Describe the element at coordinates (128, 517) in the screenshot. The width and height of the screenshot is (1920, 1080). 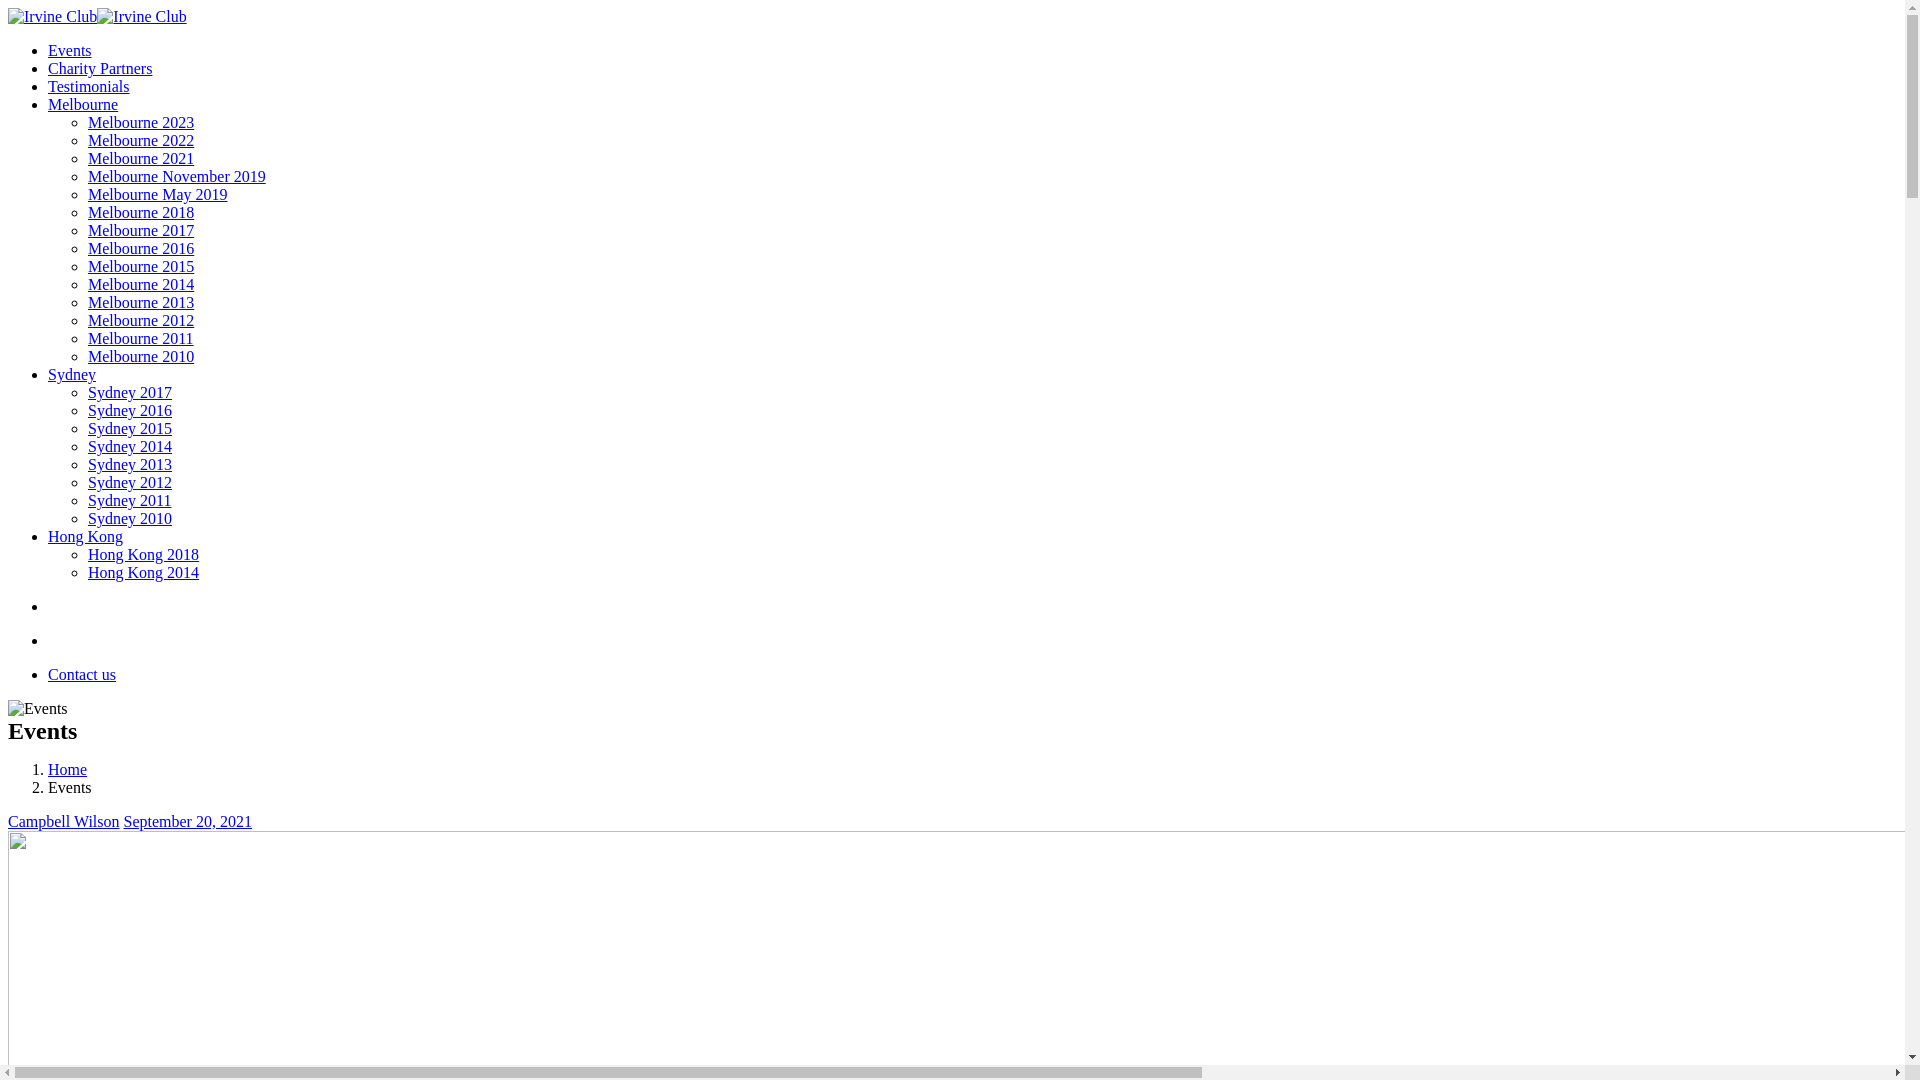
I see `'Sydney 2010'` at that location.